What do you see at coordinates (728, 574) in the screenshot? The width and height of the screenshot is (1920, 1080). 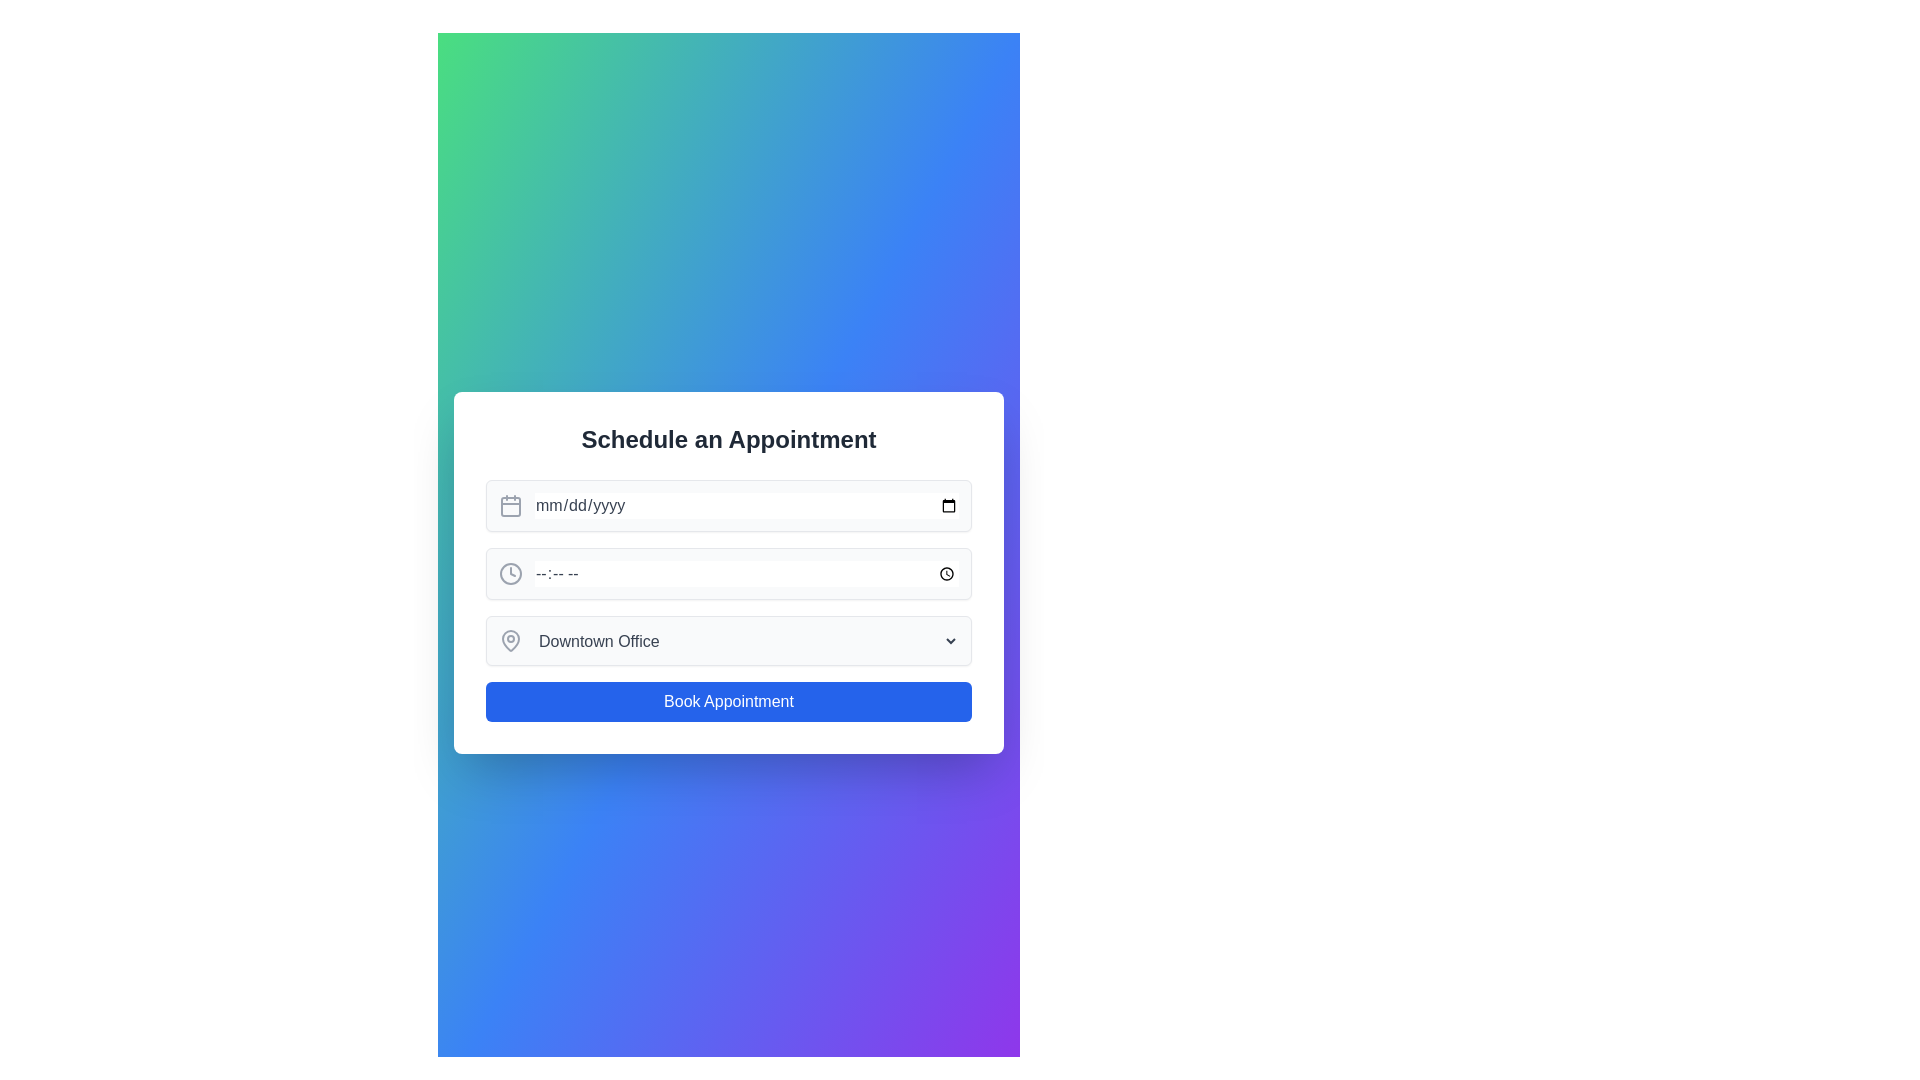 I see `the Time Input Field, which is the second input field in the form, located below the date input field and above the location dropdown menu` at bounding box center [728, 574].